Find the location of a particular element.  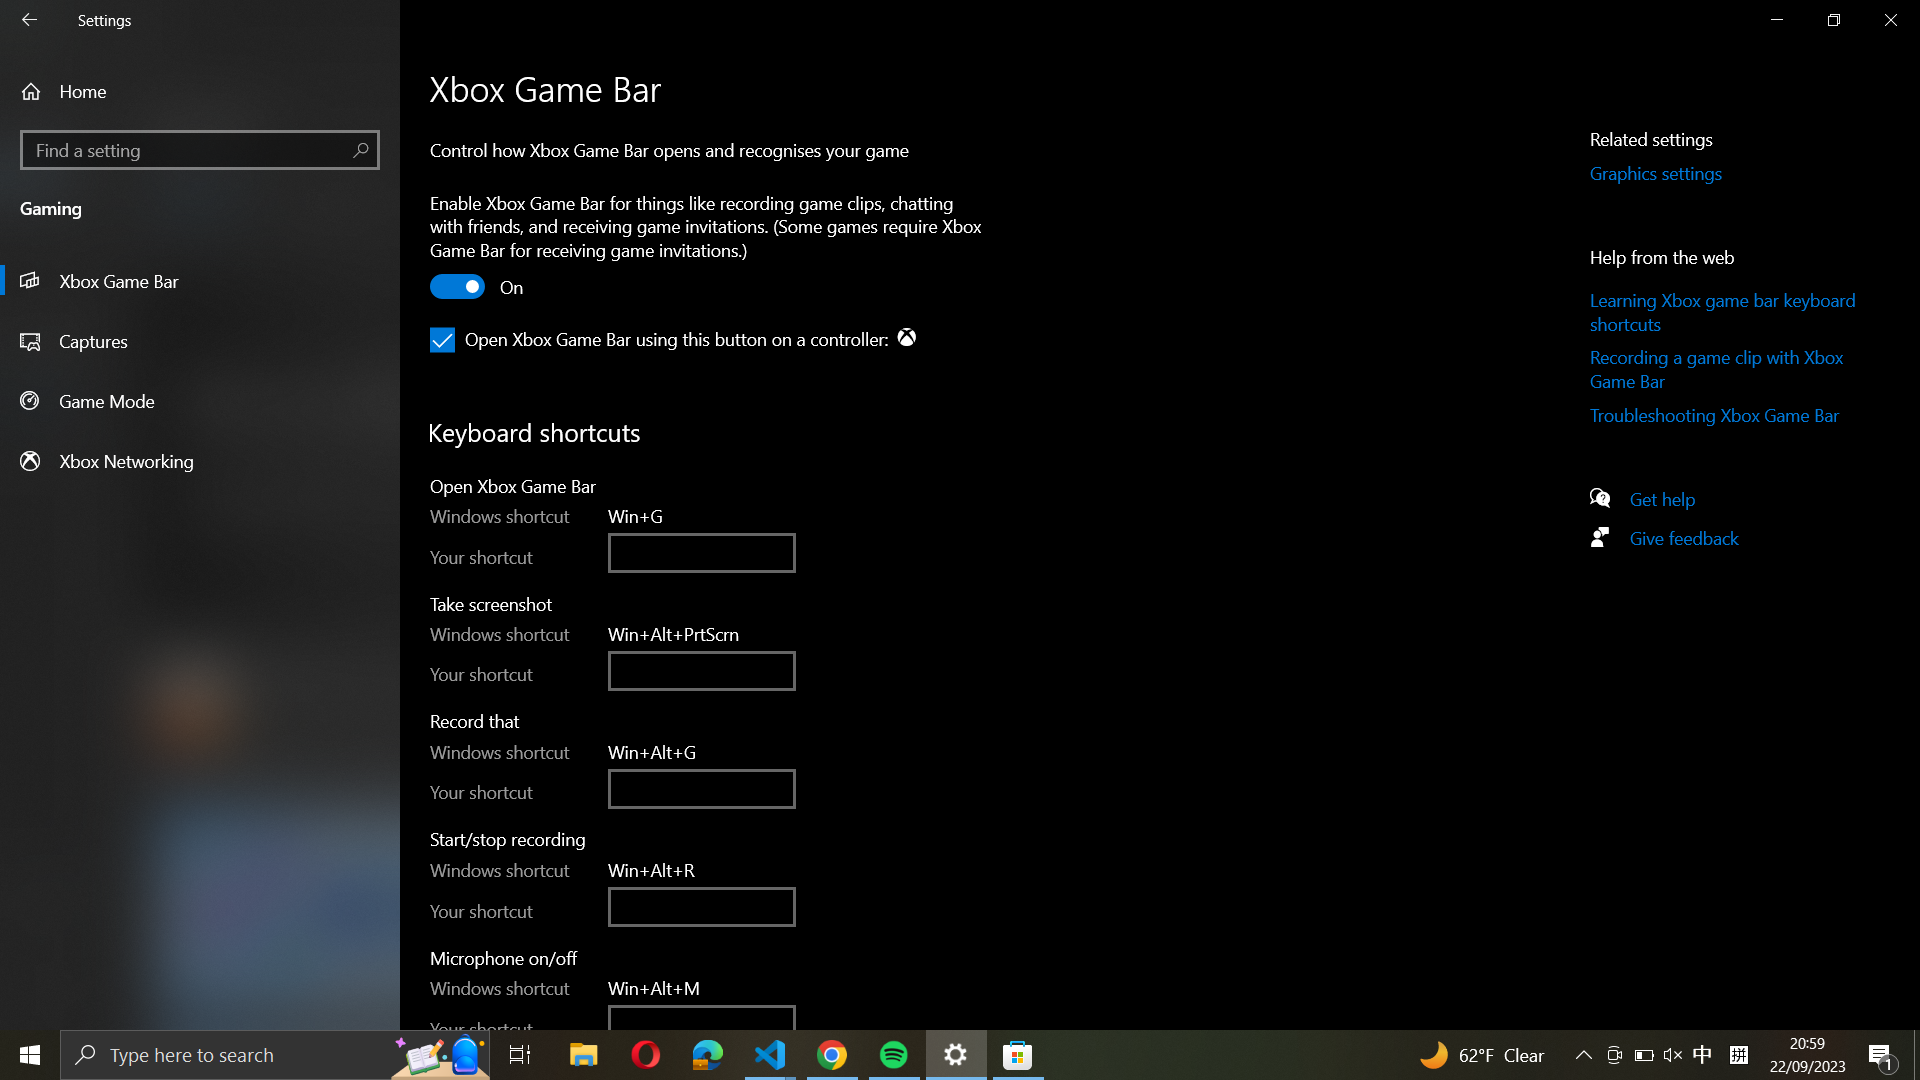

Go to the "Home" by clicking on the house icon in settings is located at coordinates (200, 91).